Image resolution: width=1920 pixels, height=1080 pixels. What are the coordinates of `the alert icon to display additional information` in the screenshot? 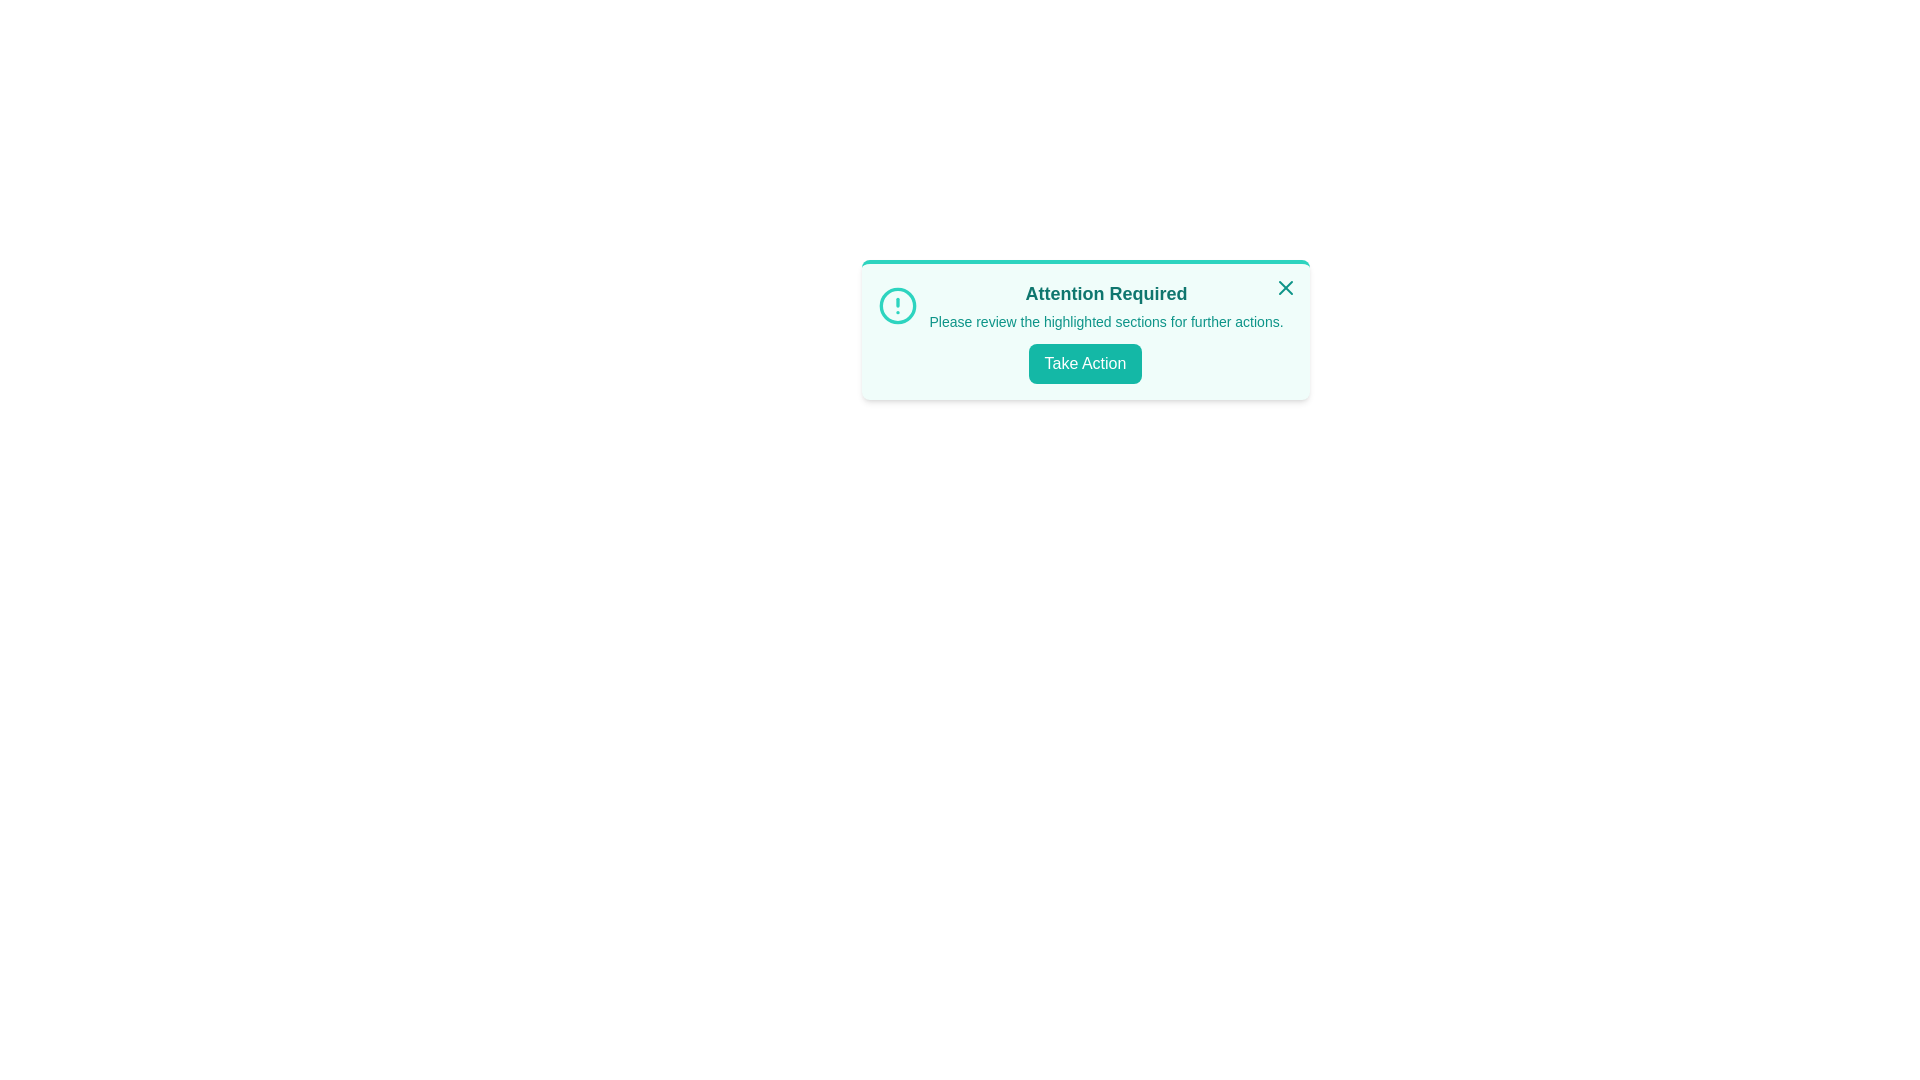 It's located at (896, 305).